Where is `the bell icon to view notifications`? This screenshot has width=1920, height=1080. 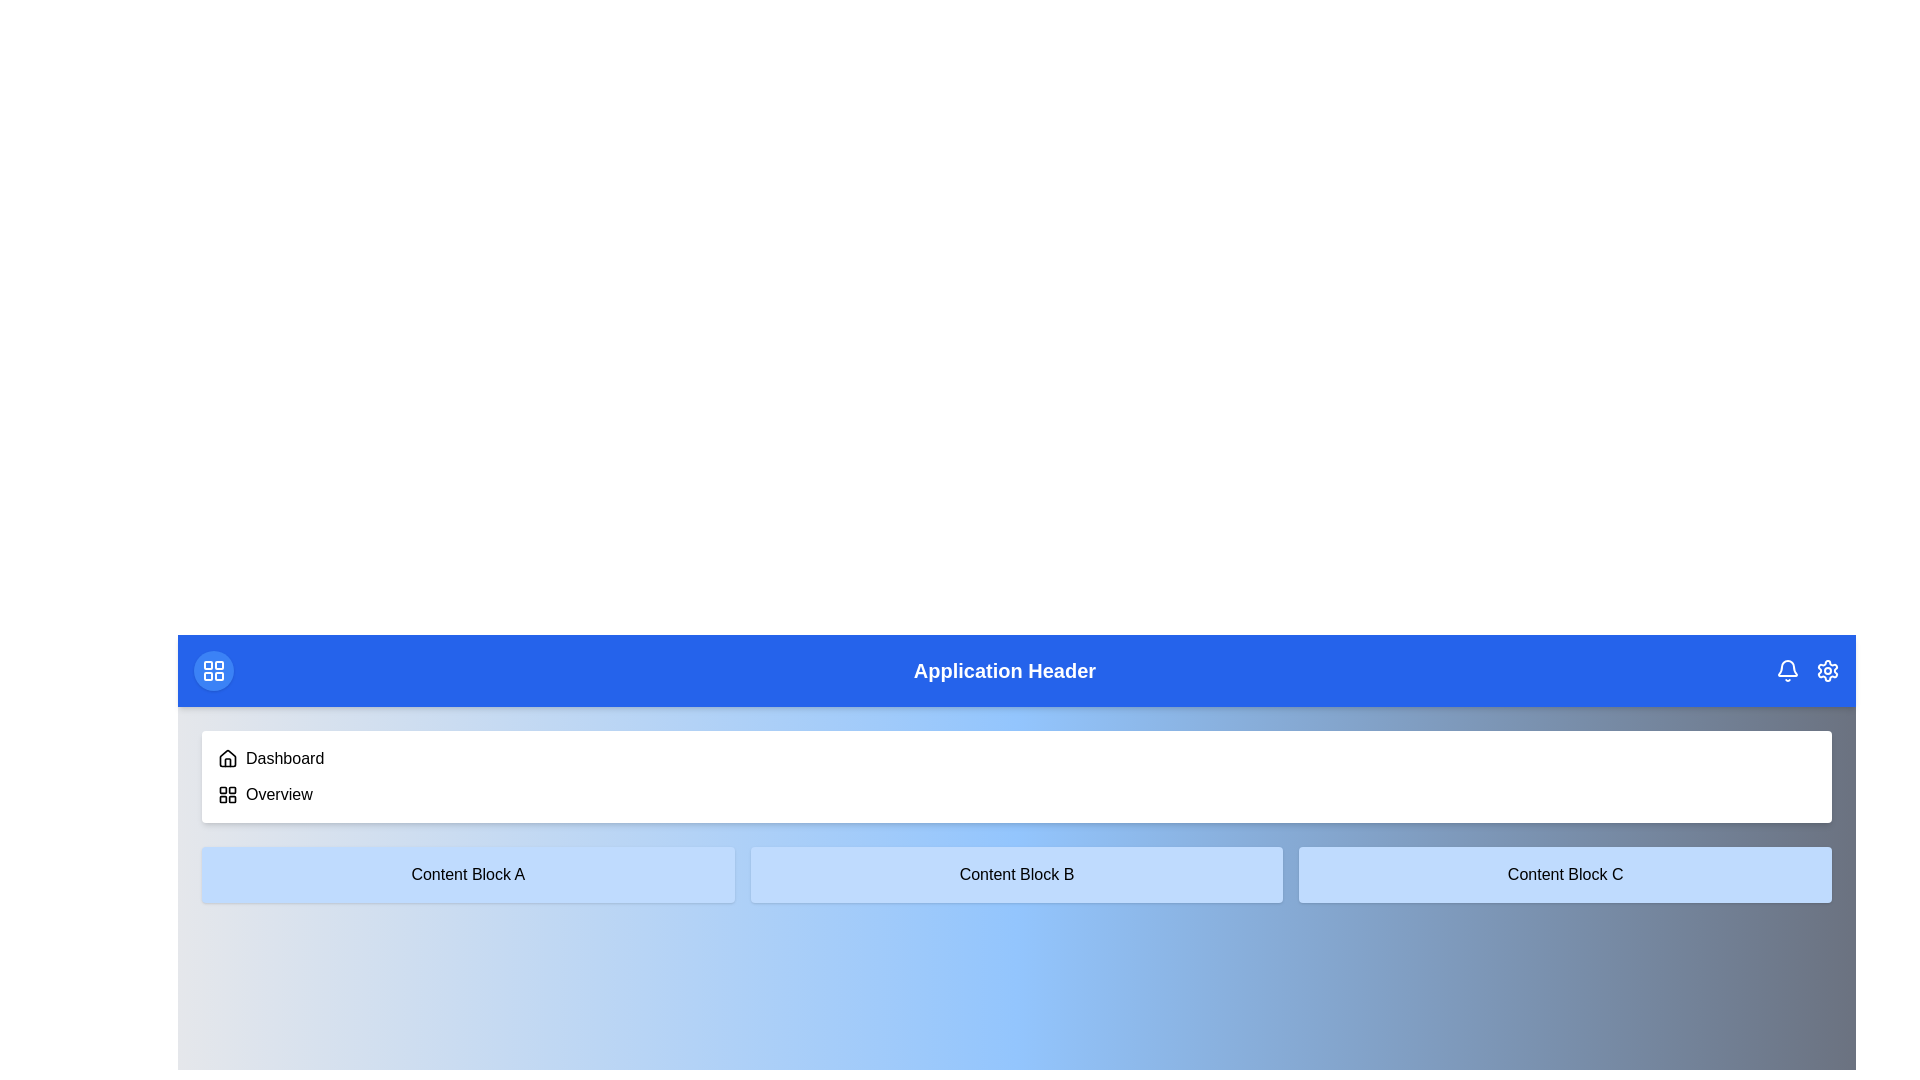
the bell icon to view notifications is located at coordinates (1787, 671).